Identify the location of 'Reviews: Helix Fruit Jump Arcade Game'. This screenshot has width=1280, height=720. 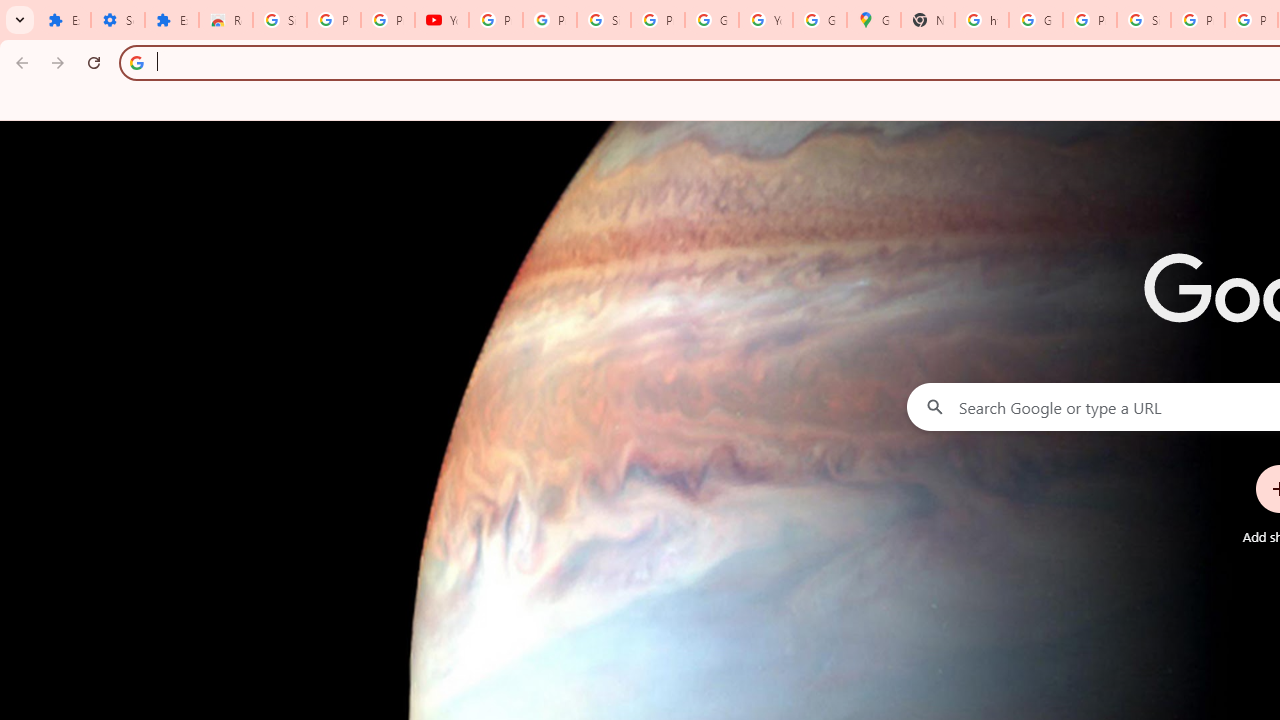
(225, 20).